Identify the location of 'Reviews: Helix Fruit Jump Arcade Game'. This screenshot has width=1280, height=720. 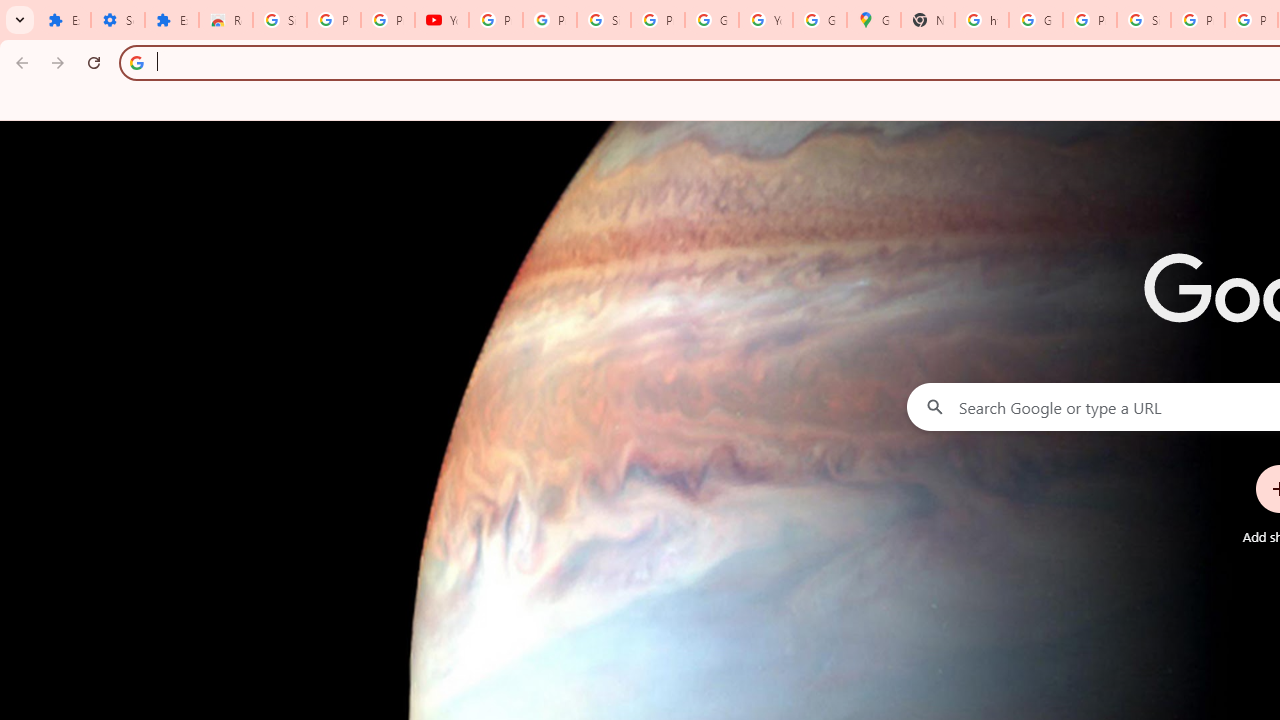
(225, 20).